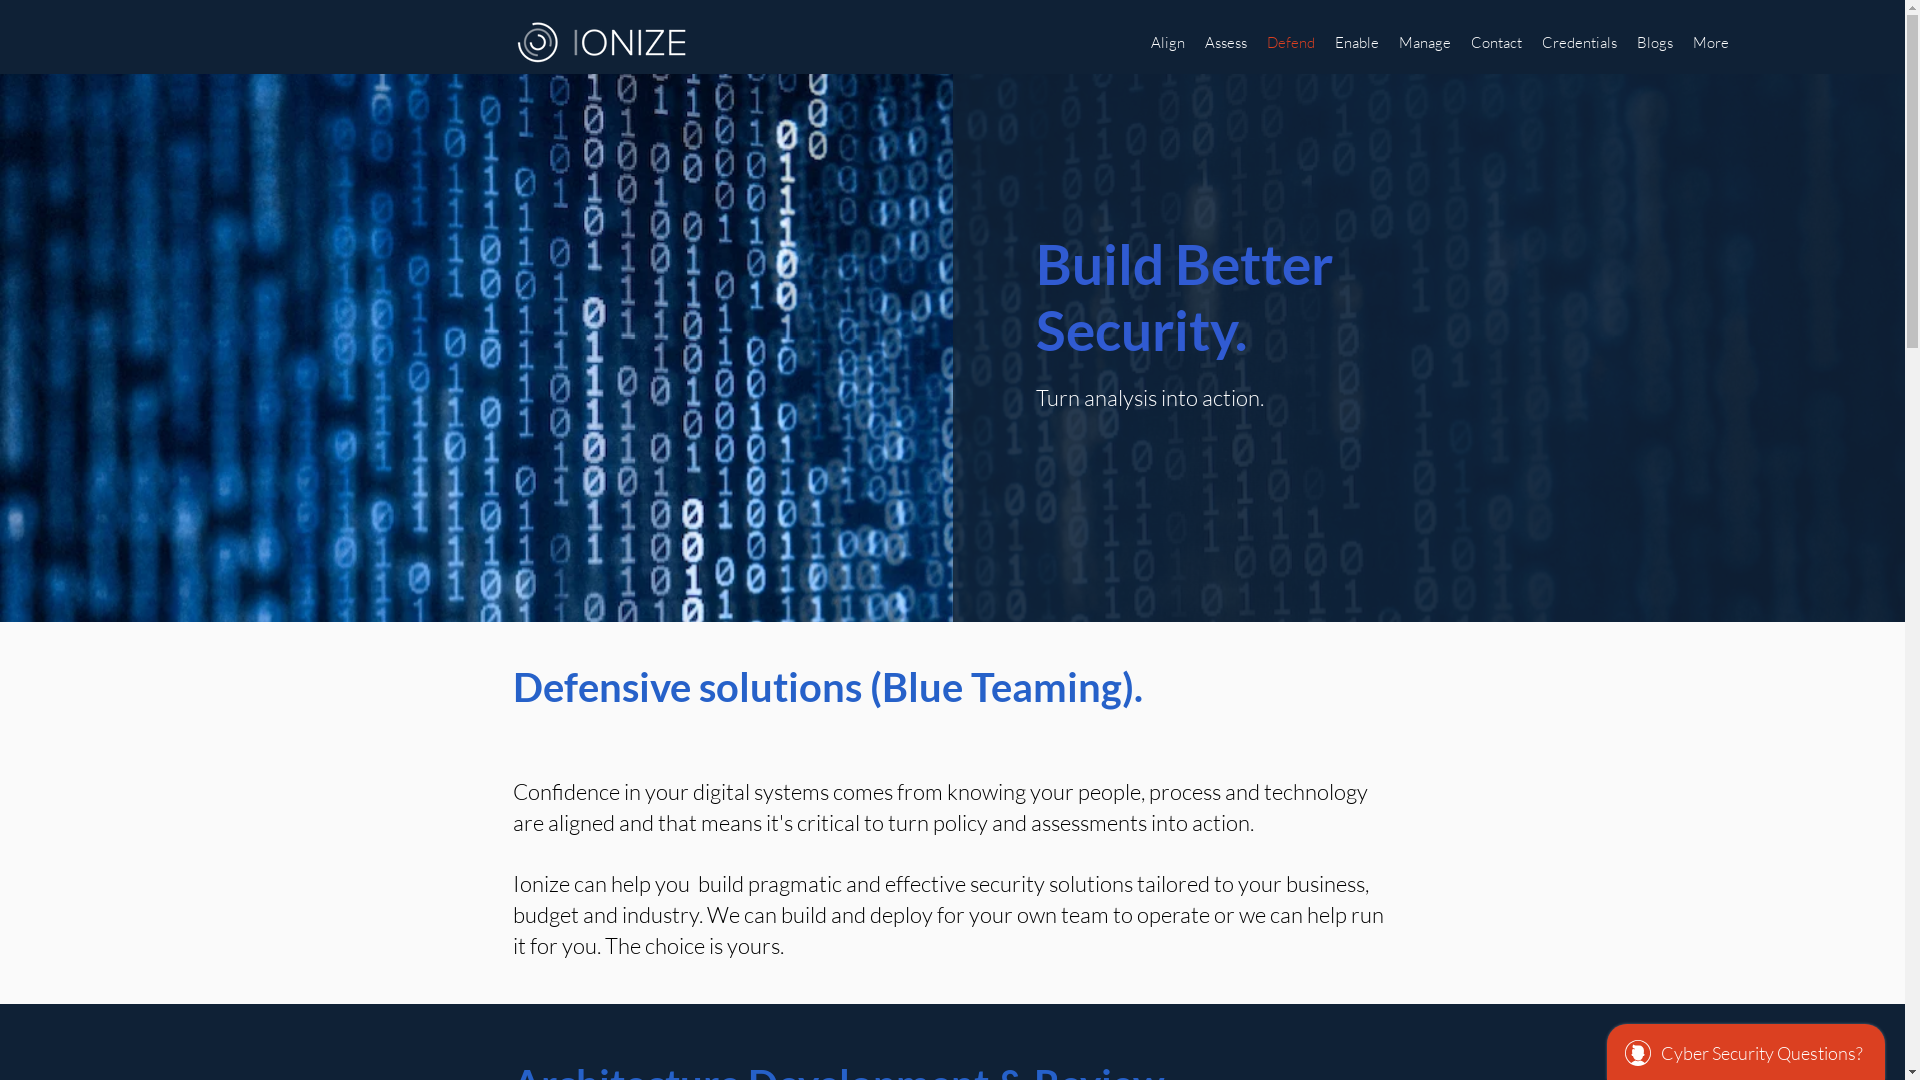 The height and width of the screenshot is (1080, 1920). What do you see at coordinates (1578, 42) in the screenshot?
I see `'Credentials'` at bounding box center [1578, 42].